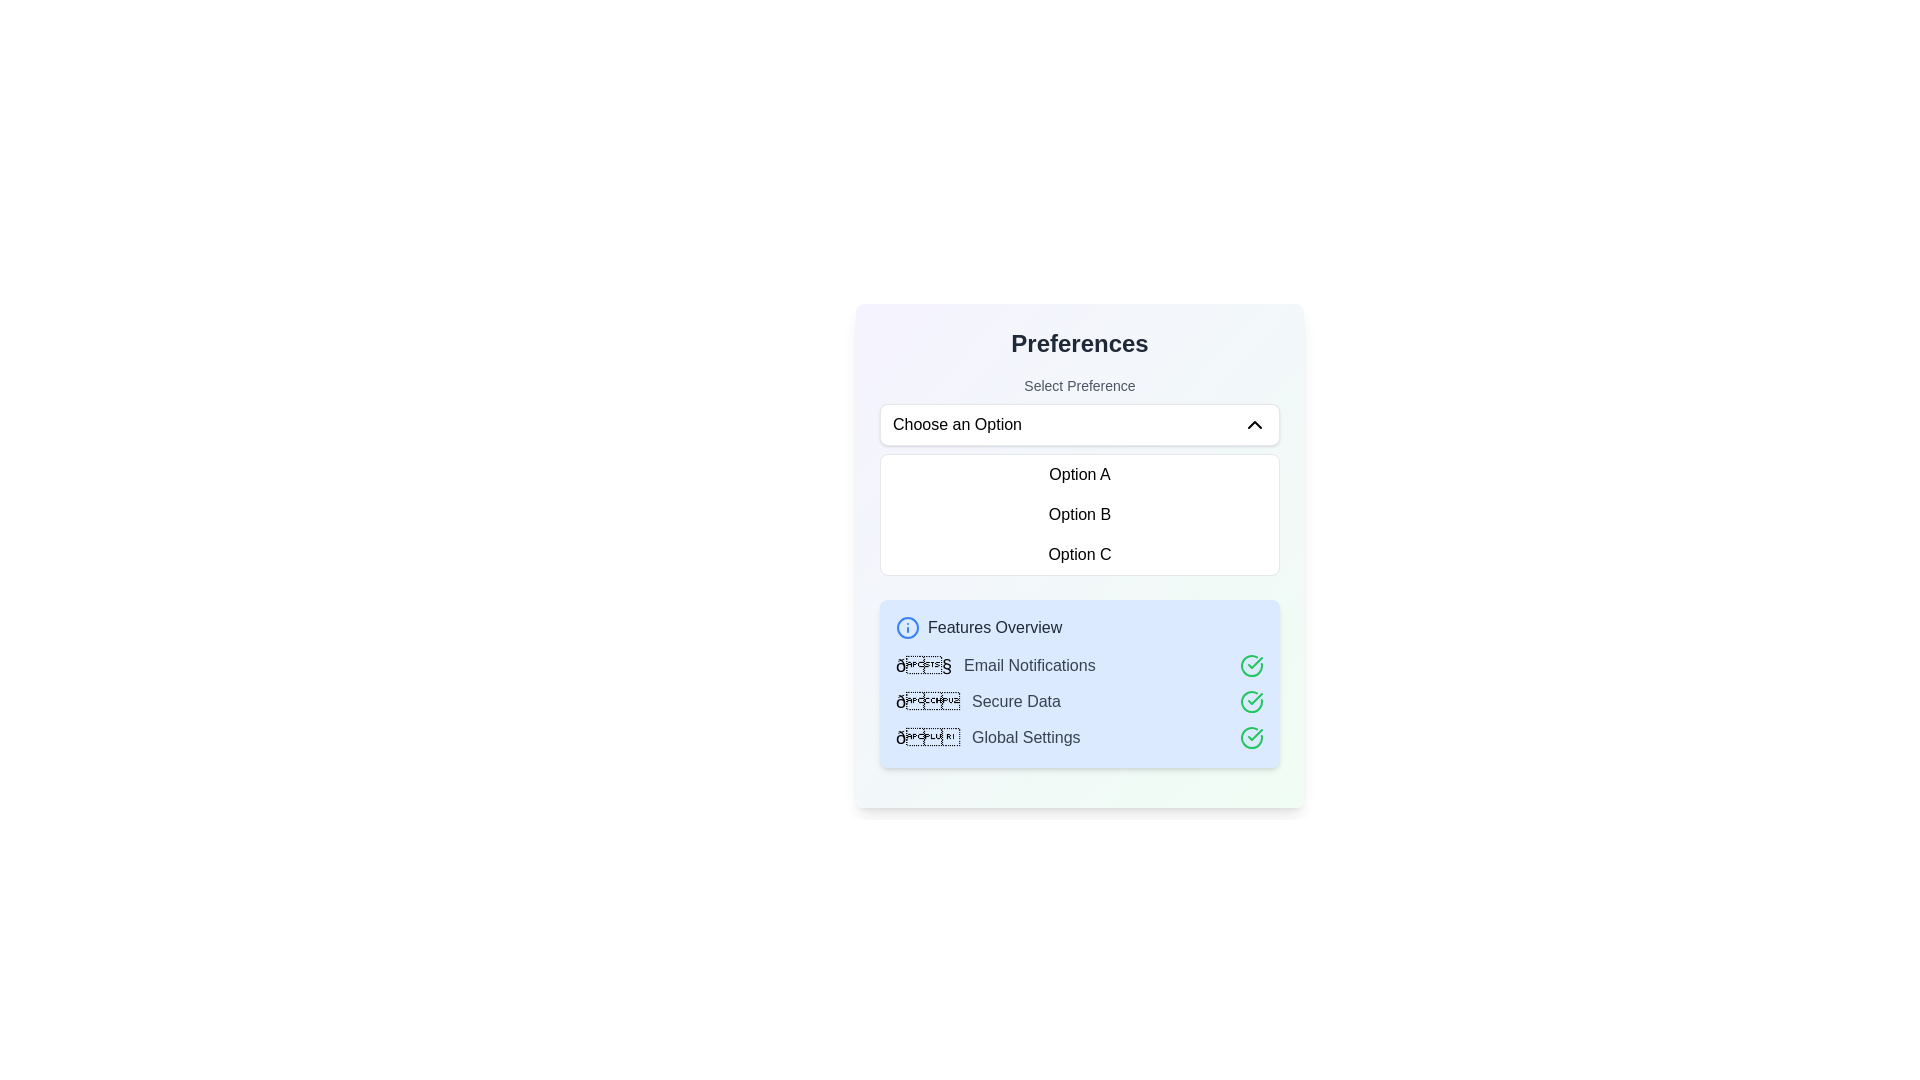 This screenshot has width=1920, height=1080. I want to click on the dropdown item labeled 'Option C', so click(1079, 555).